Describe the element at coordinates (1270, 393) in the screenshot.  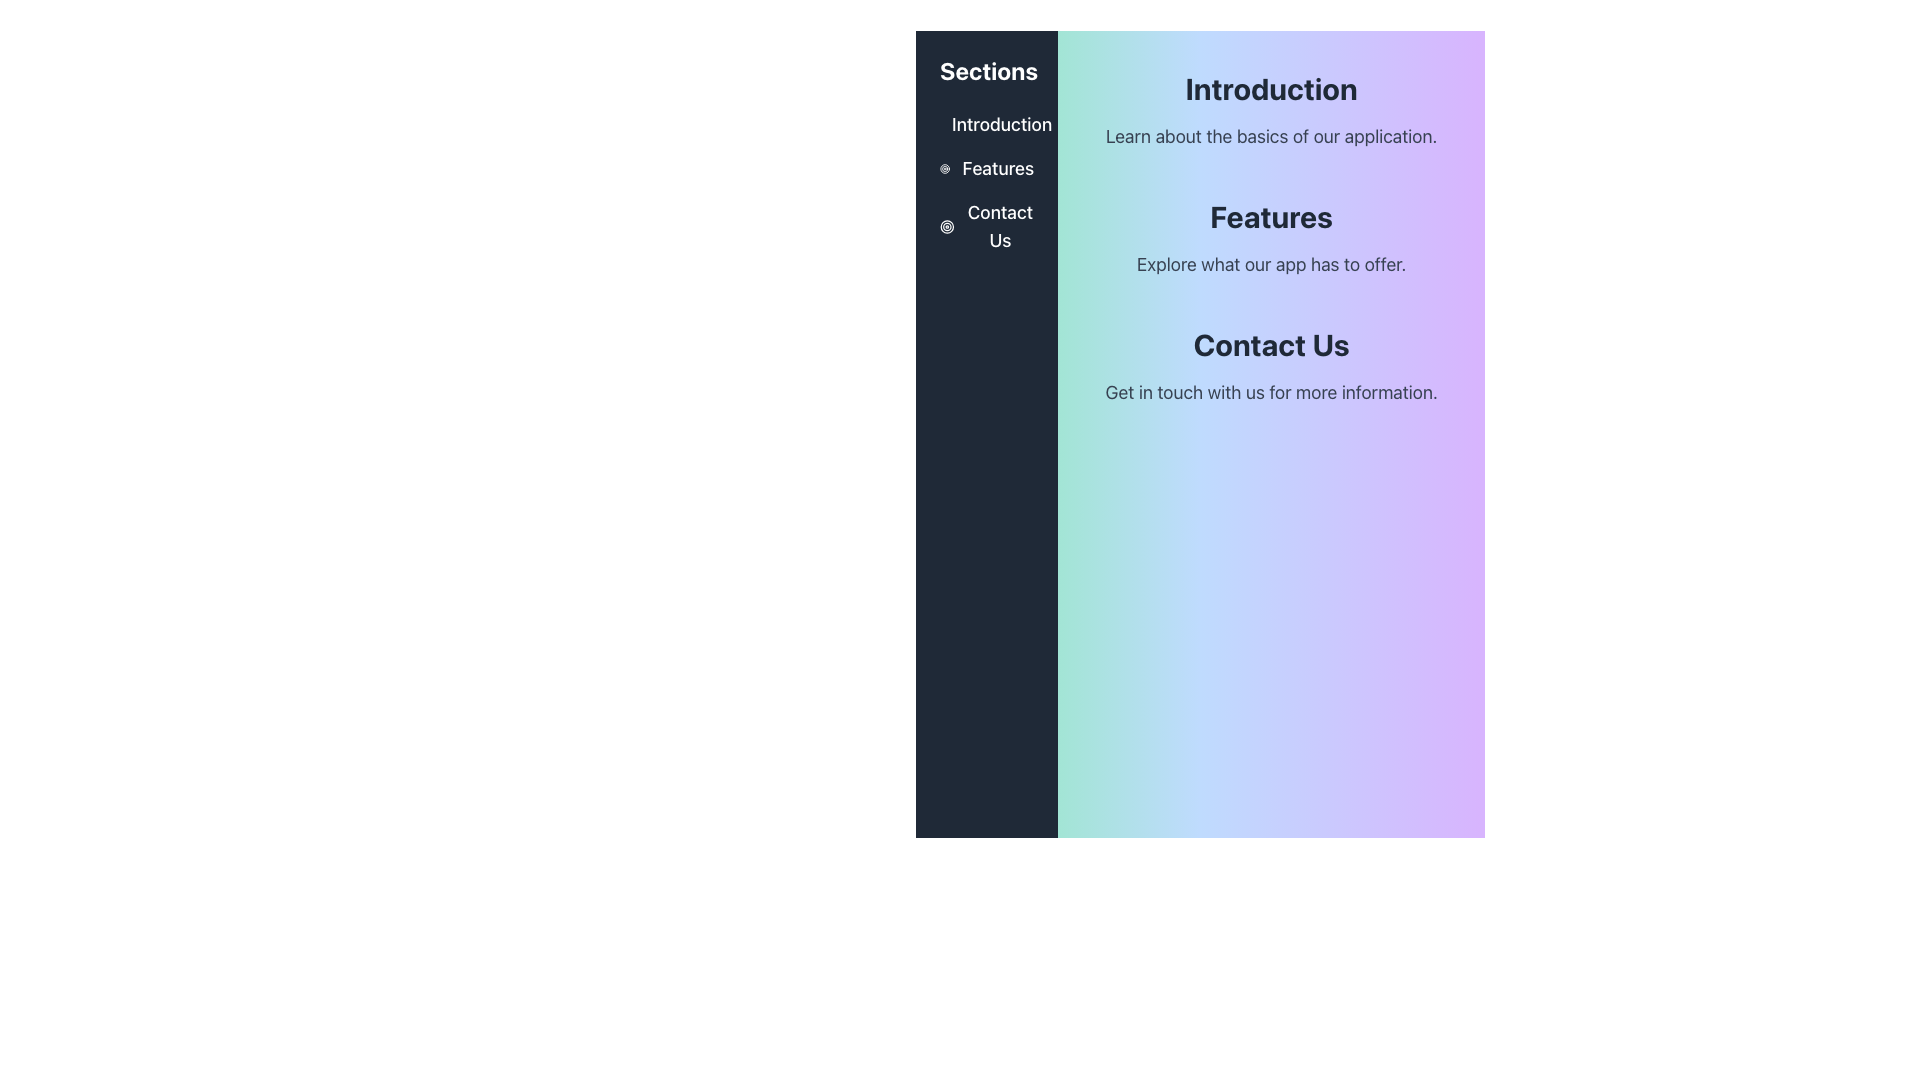
I see `the text element that reads 'Get in touch with us for more information.' which is styled in a light gray sans-serif font and located below the 'Contact Us' heading` at that location.